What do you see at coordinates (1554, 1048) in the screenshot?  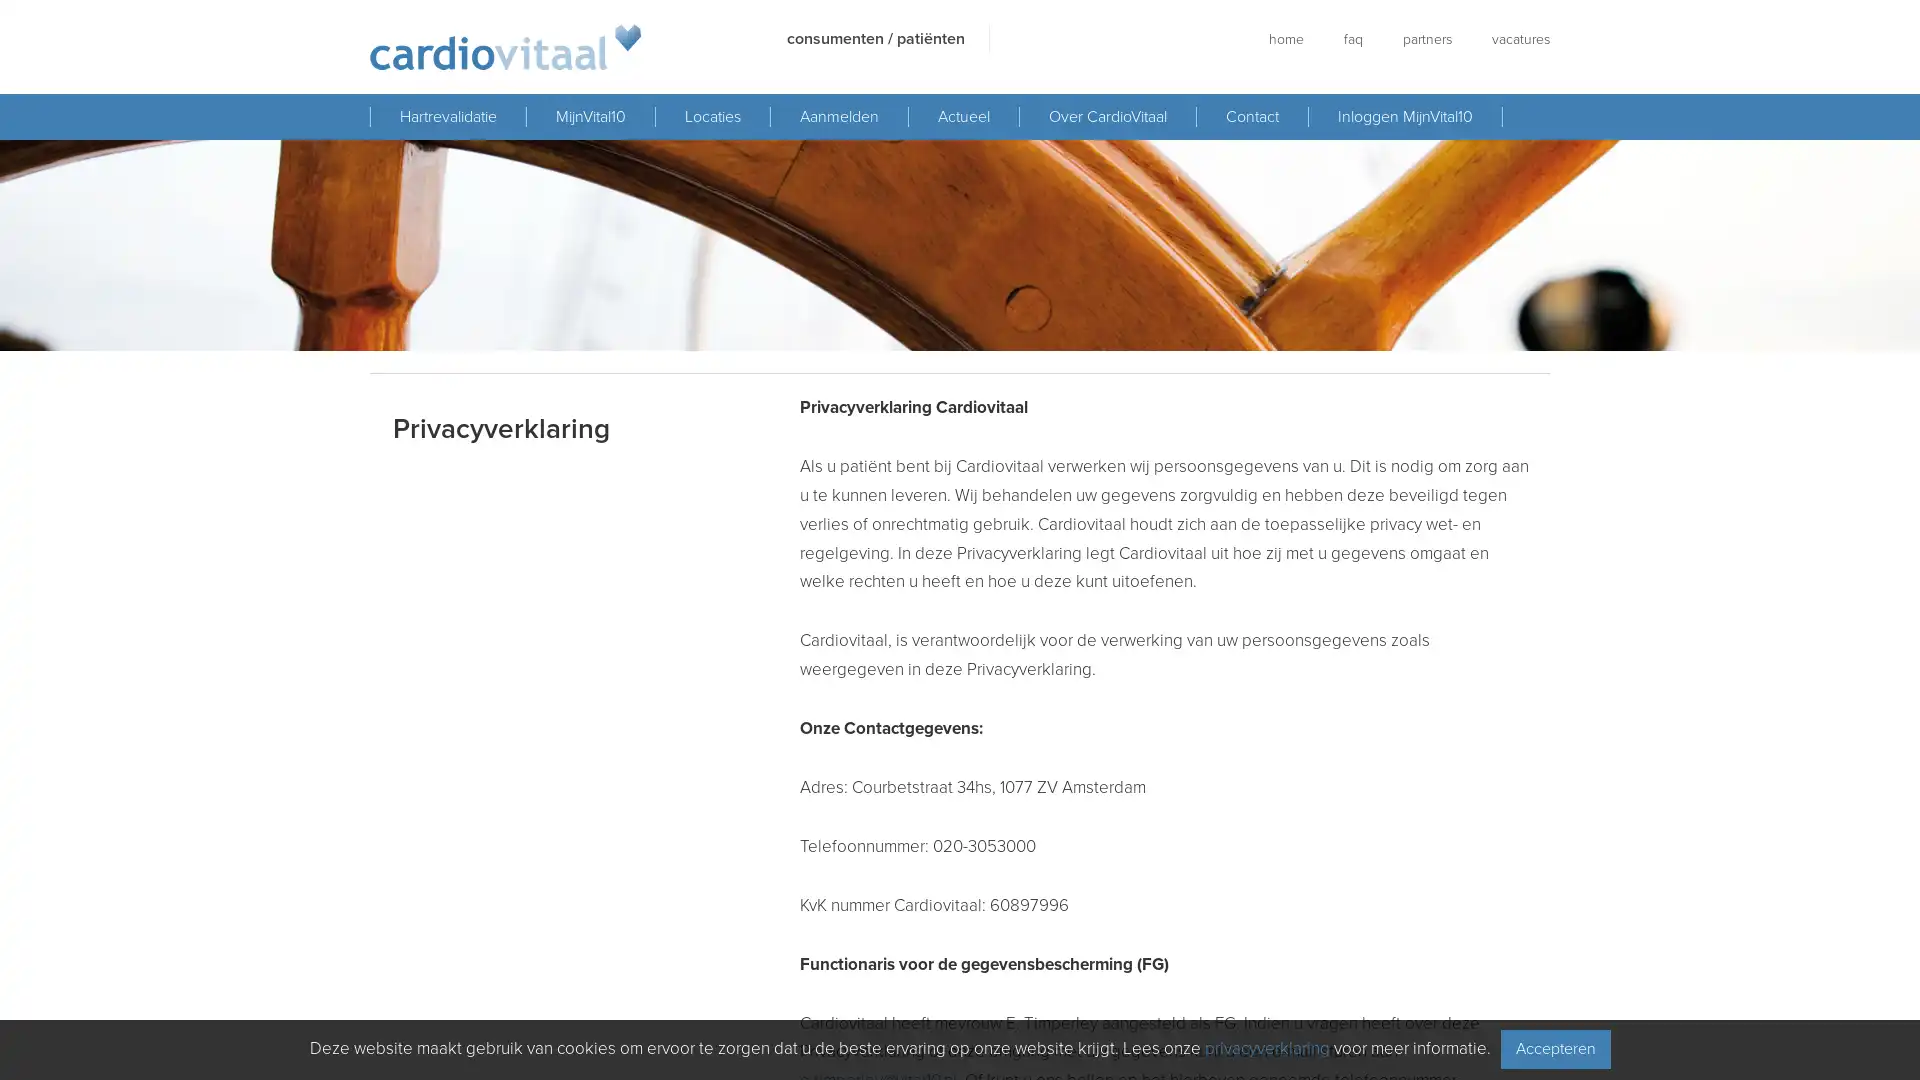 I see `Accepteren` at bounding box center [1554, 1048].